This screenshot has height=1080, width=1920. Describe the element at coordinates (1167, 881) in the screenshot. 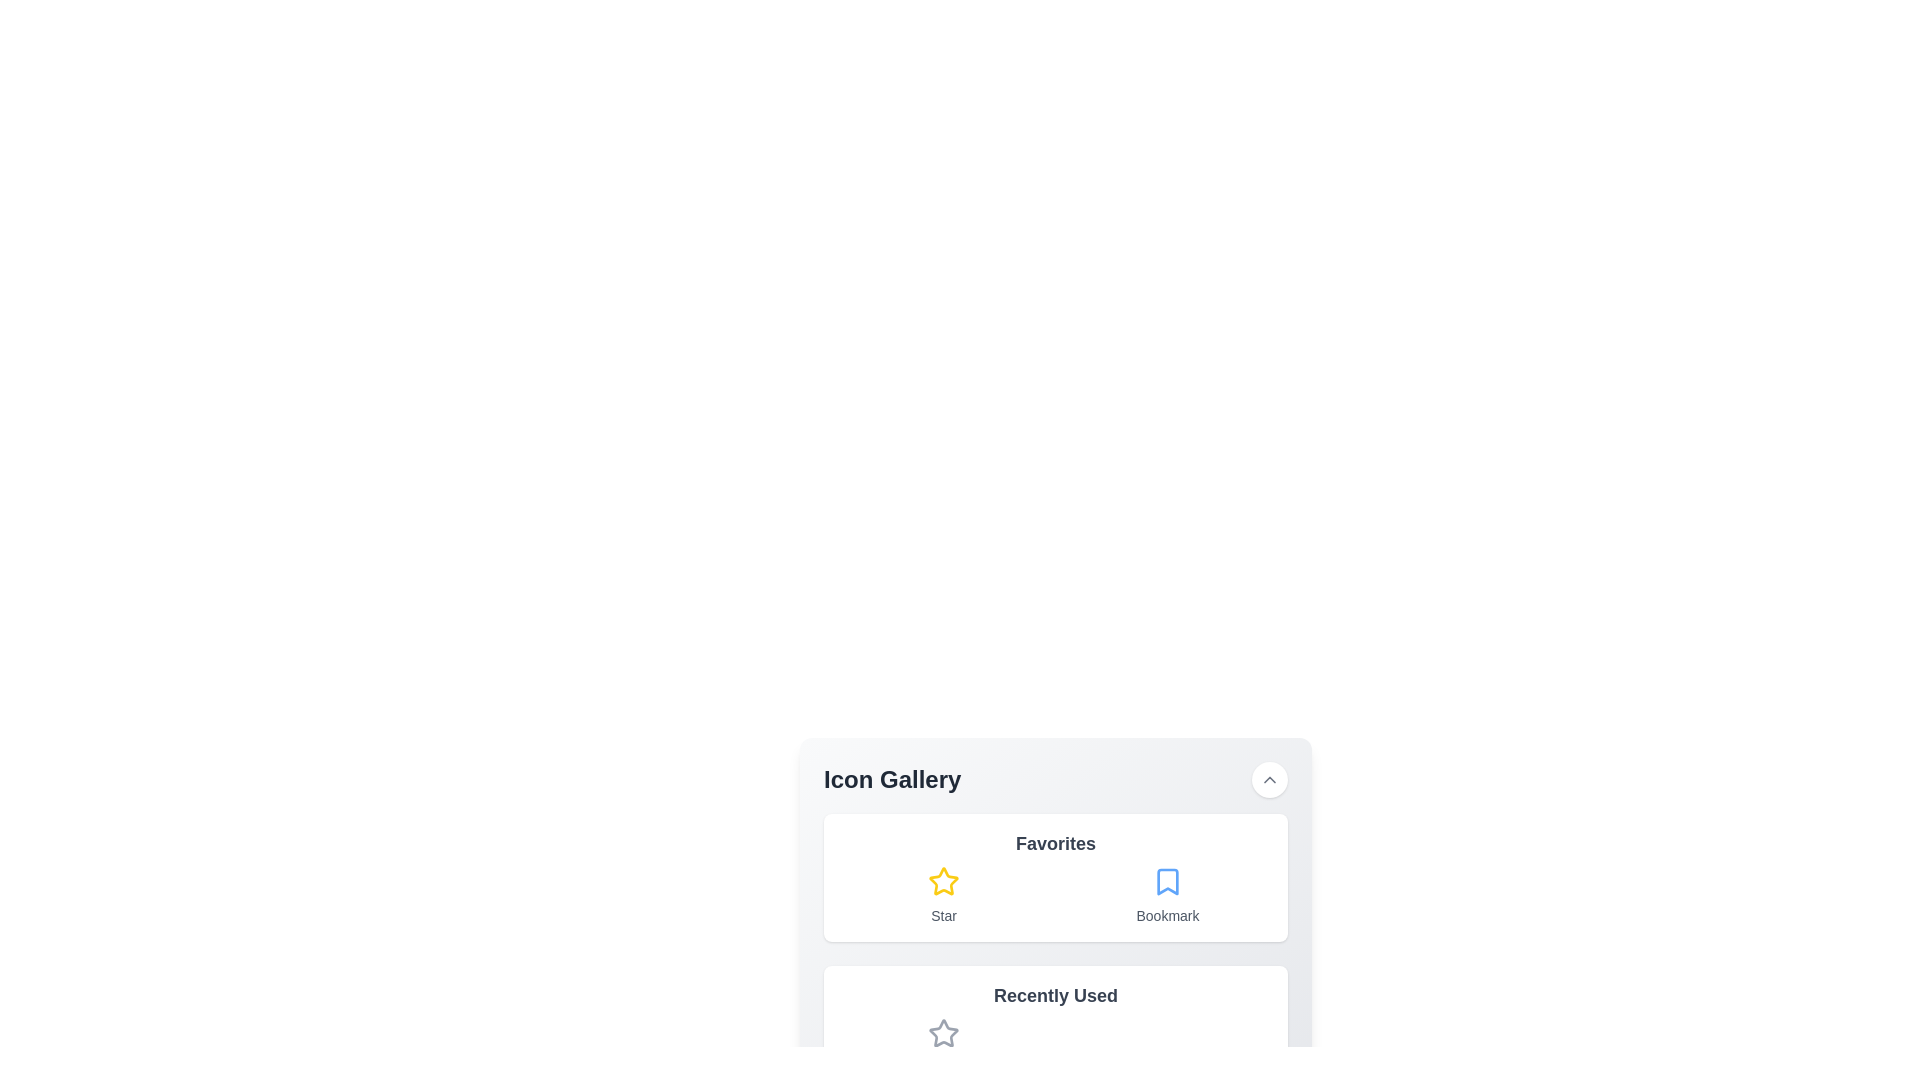

I see `the bookmark-shaped icon with a blue stroke color and rounded edges located in the 'Favorites' section` at that location.